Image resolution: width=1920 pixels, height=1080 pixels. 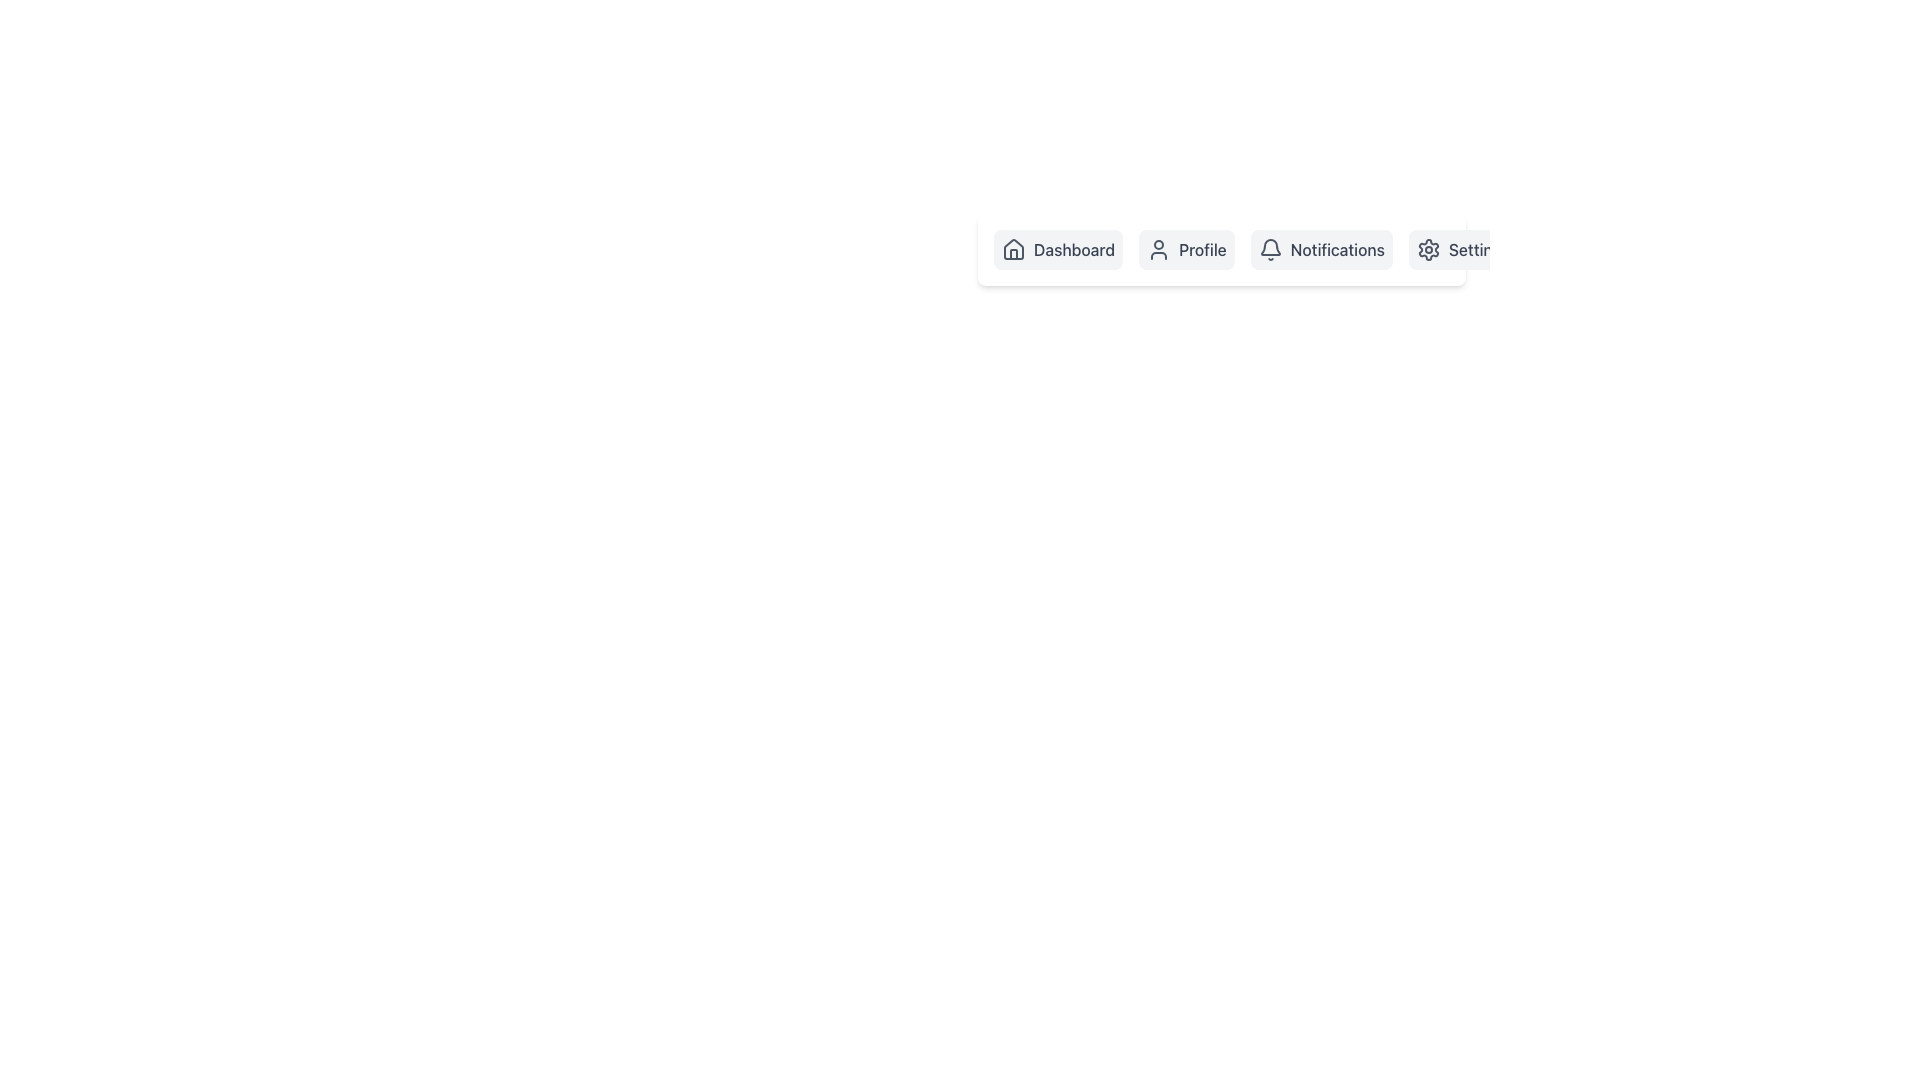 I want to click on the gear-shaped settings icon located at the far right of the navigation menu, adjacent to the notification bell icon, so click(x=1427, y=249).